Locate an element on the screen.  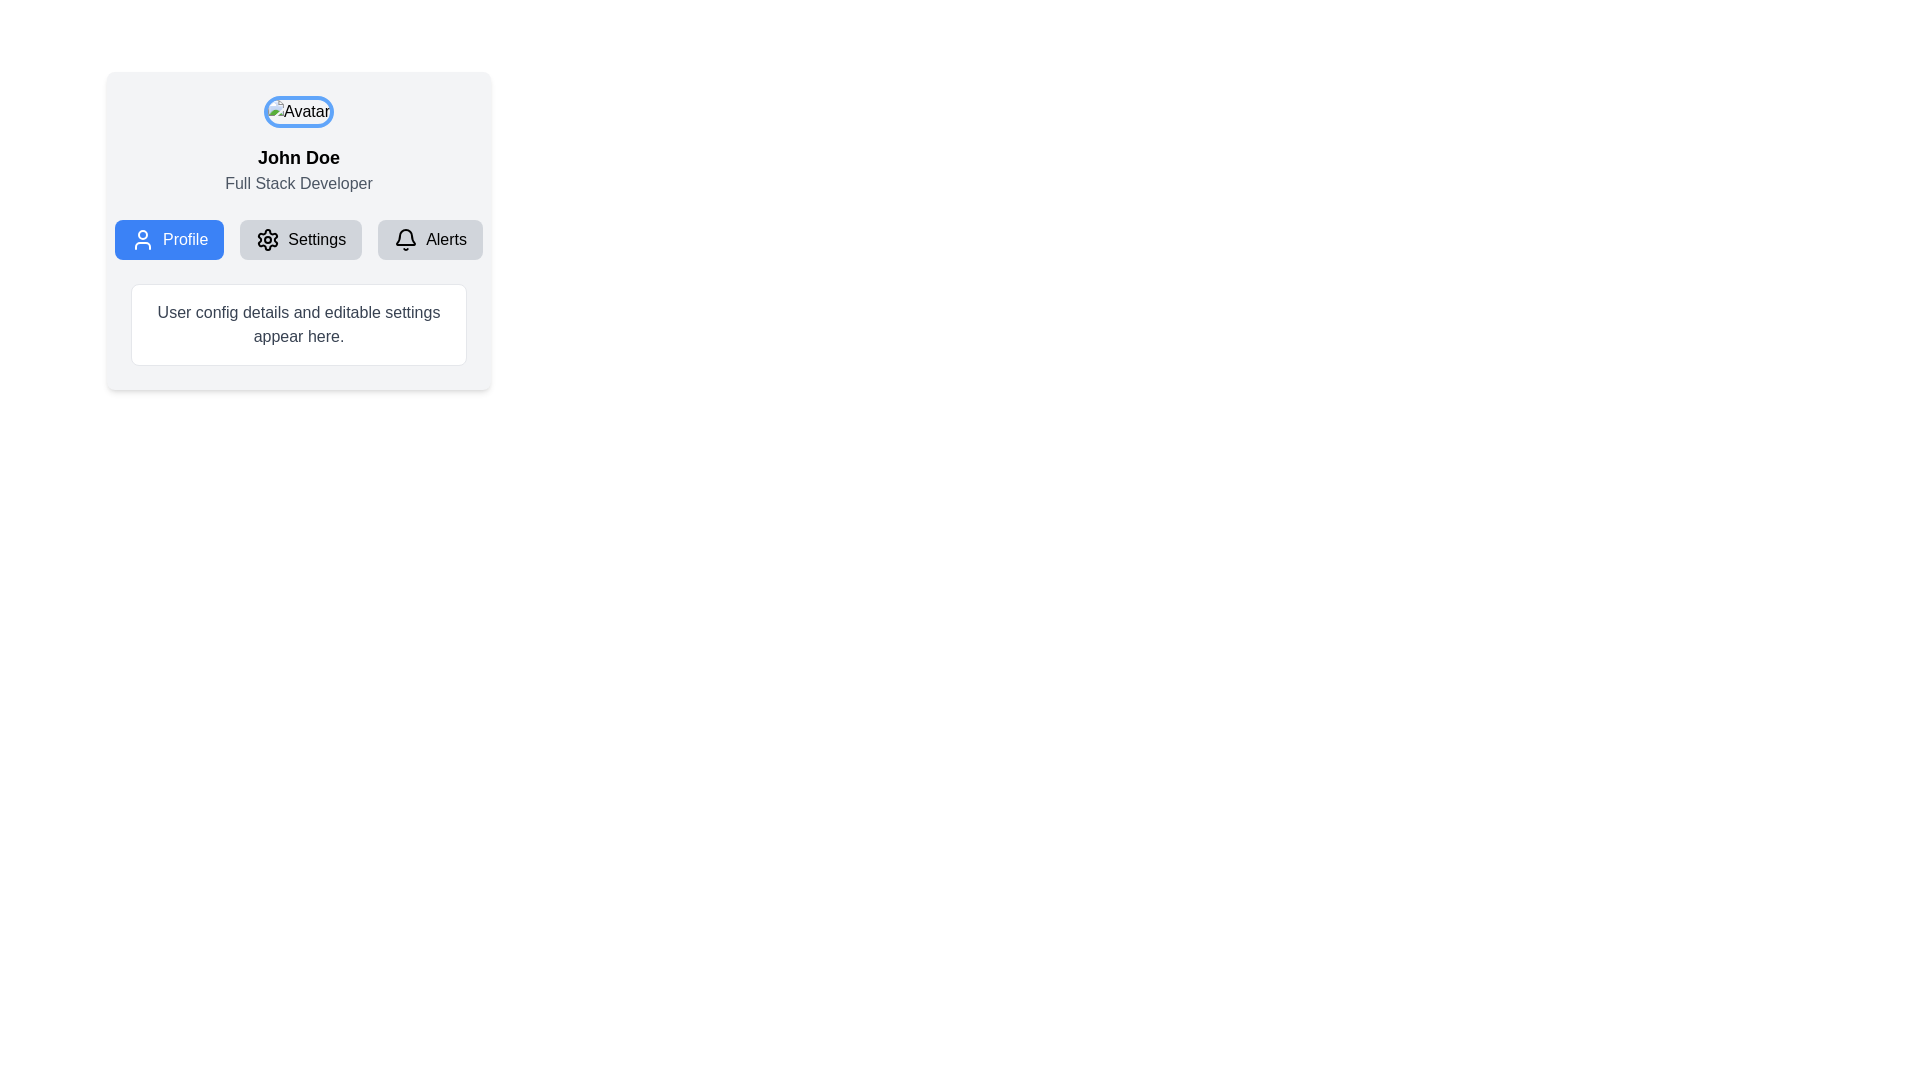
the gear icon within the settings button is located at coordinates (267, 238).